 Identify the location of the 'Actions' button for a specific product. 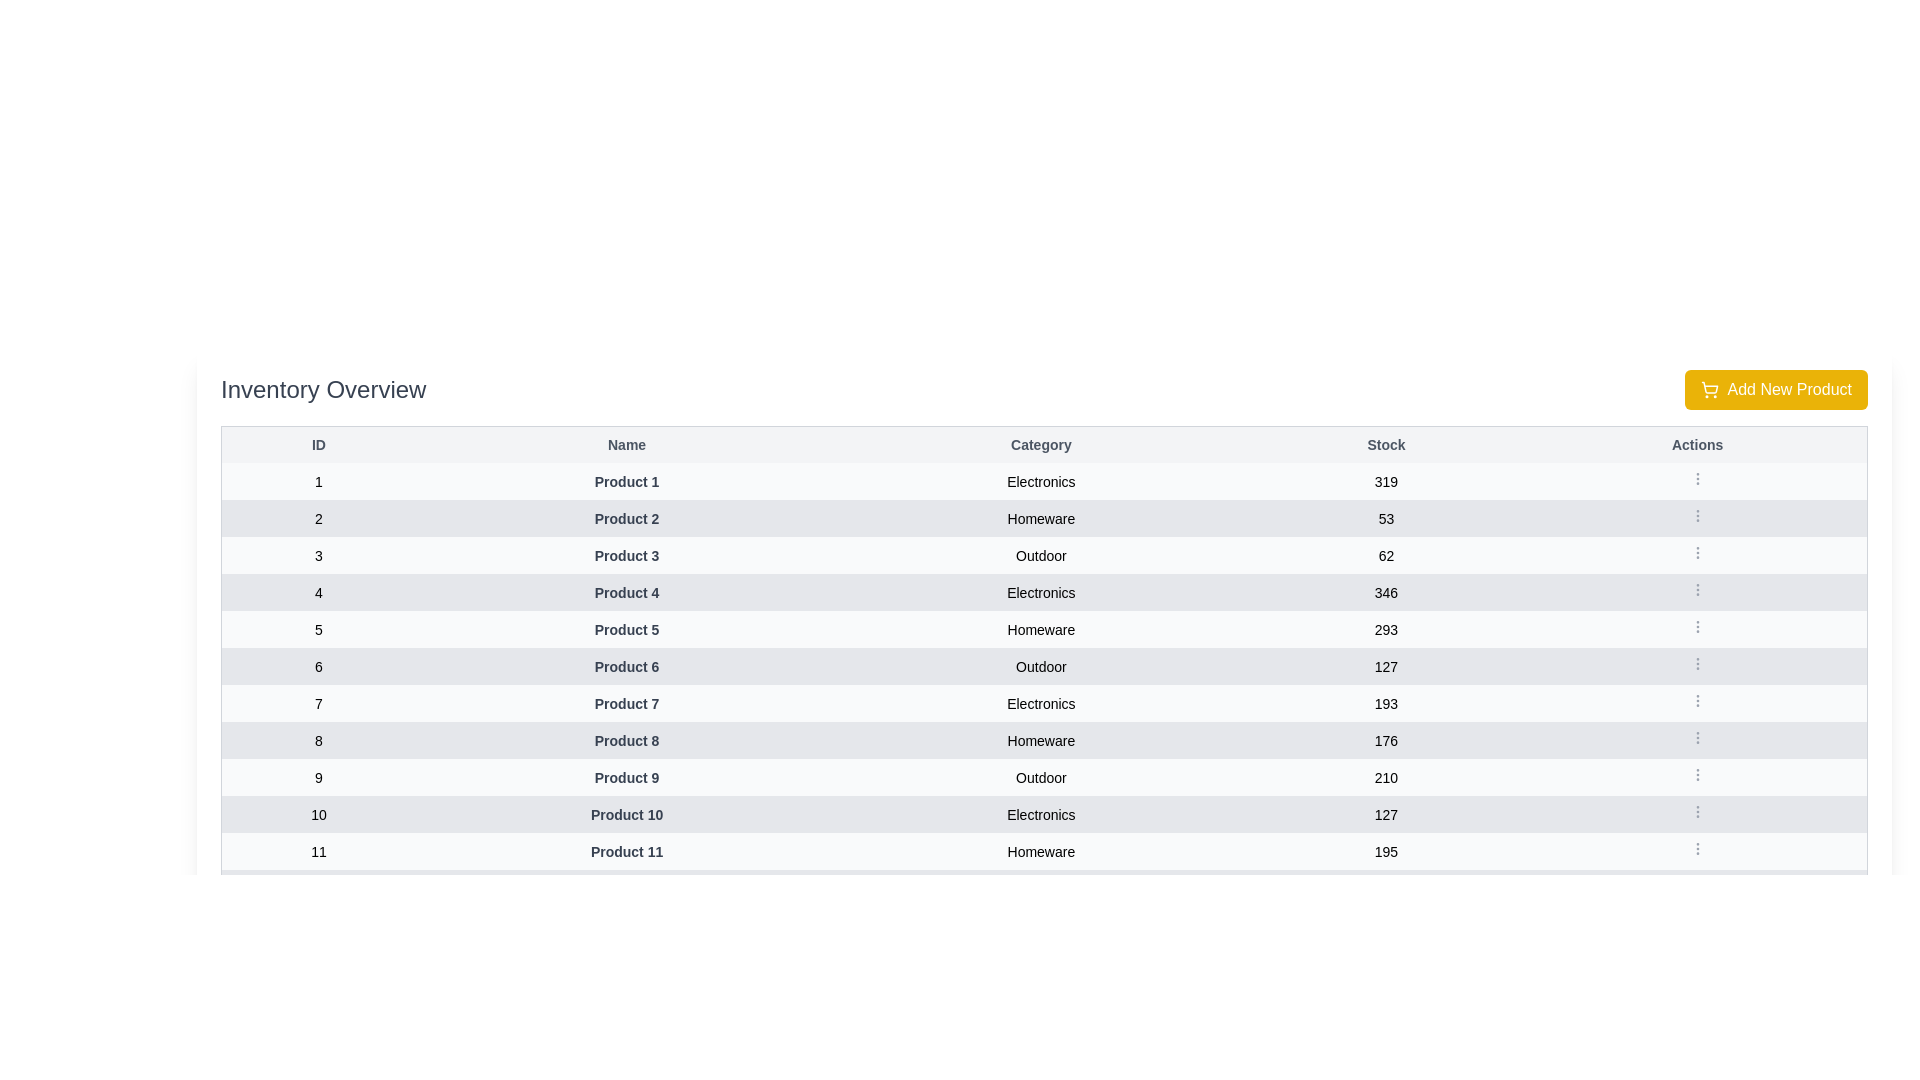
(1696, 478).